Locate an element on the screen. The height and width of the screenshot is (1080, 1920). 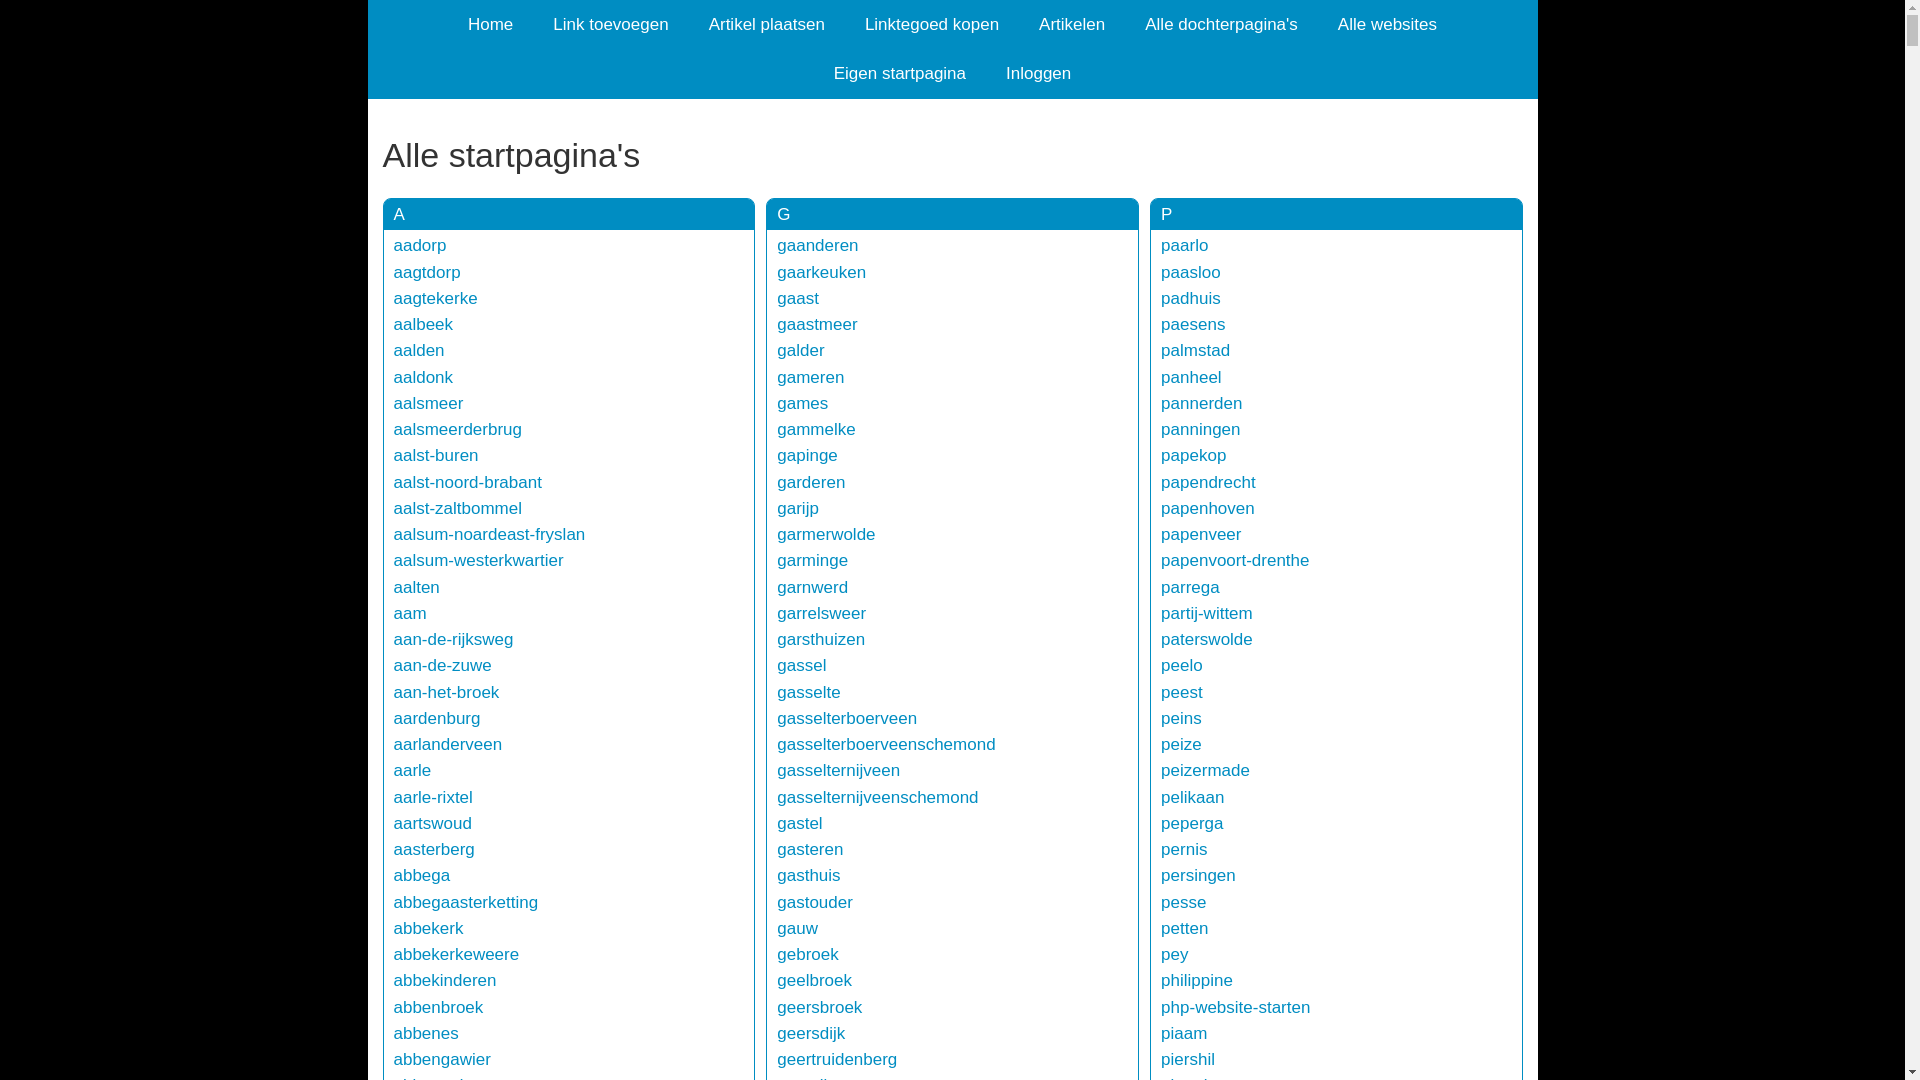
'Artikel plaatsen' is located at coordinates (689, 24).